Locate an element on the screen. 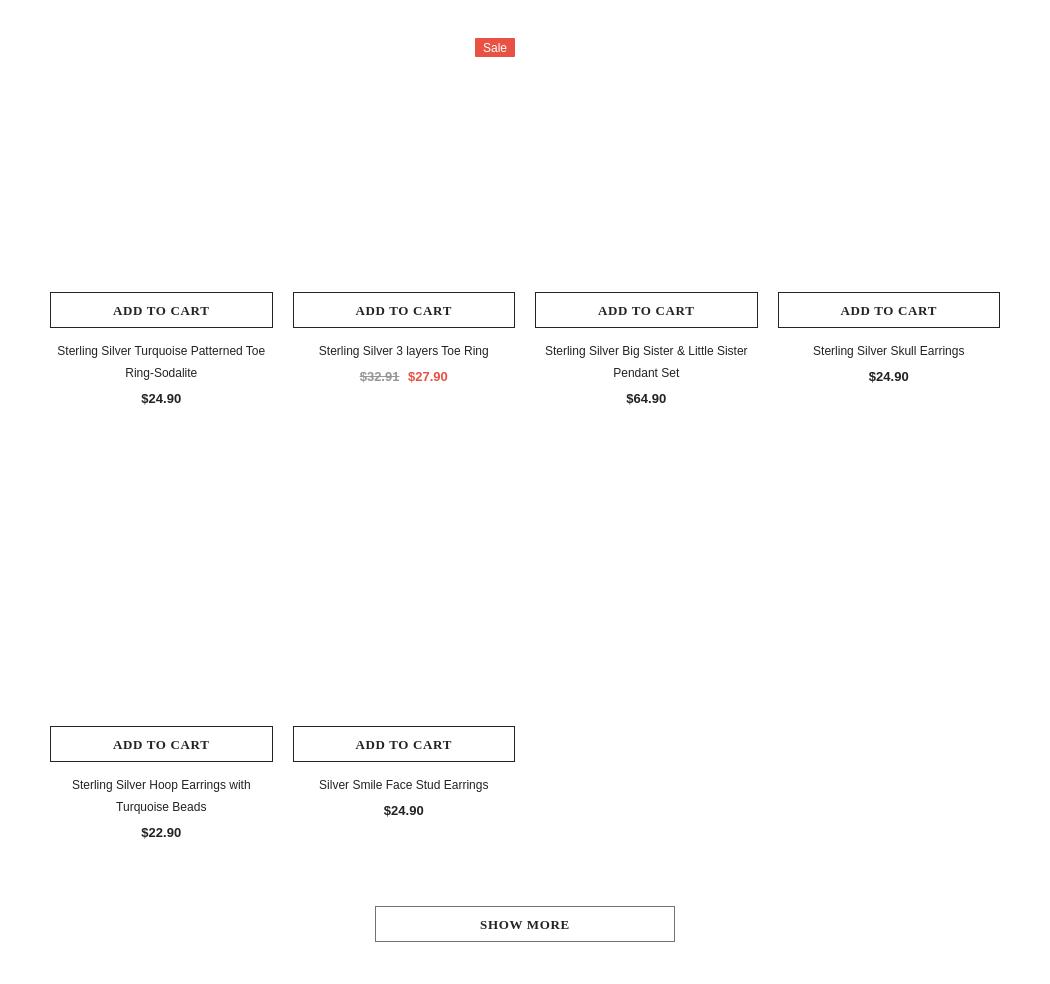 This screenshot has width=1050, height=984. '$64.90' is located at coordinates (644, 398).